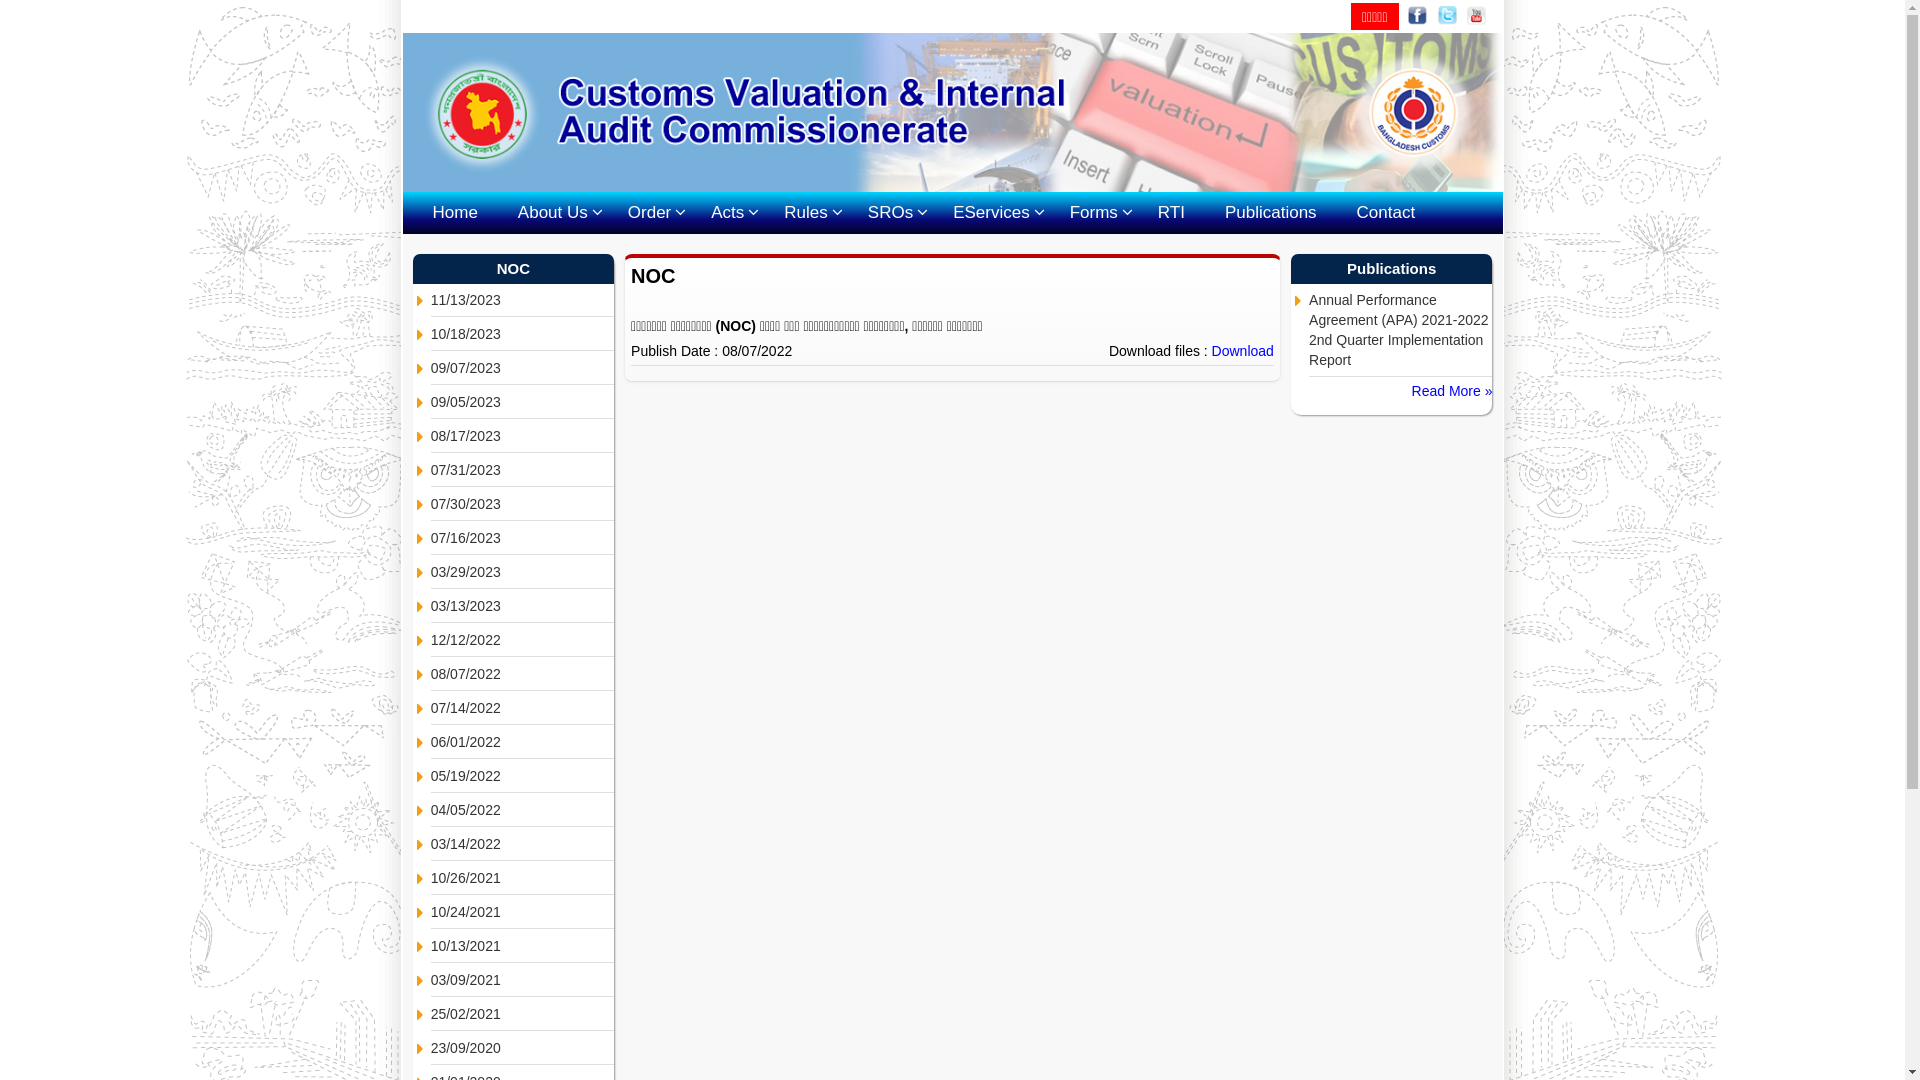 This screenshot has height=1080, width=1920. Describe the element at coordinates (522, 503) in the screenshot. I see `'07/30/2023'` at that location.